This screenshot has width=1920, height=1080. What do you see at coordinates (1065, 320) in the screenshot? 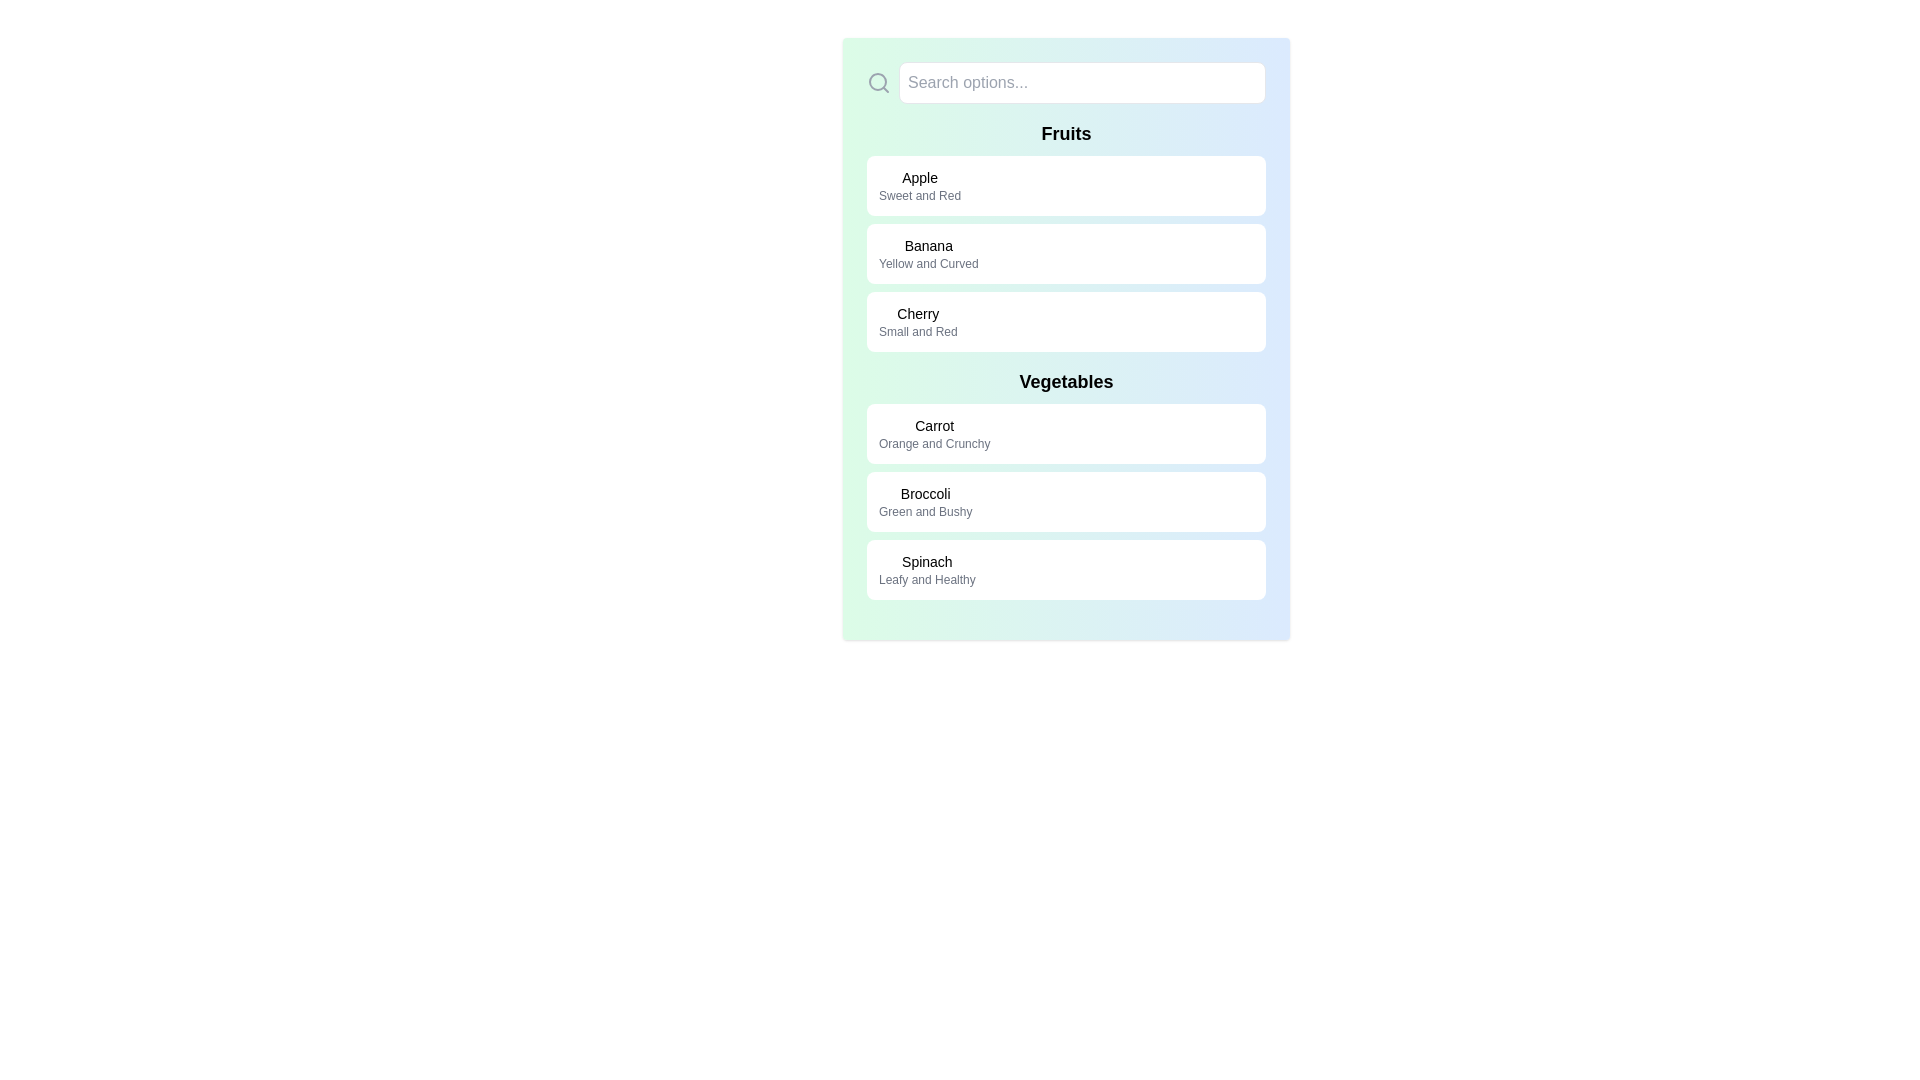
I see `the third list item representing the fruit Cherry, which is small and red` at bounding box center [1065, 320].